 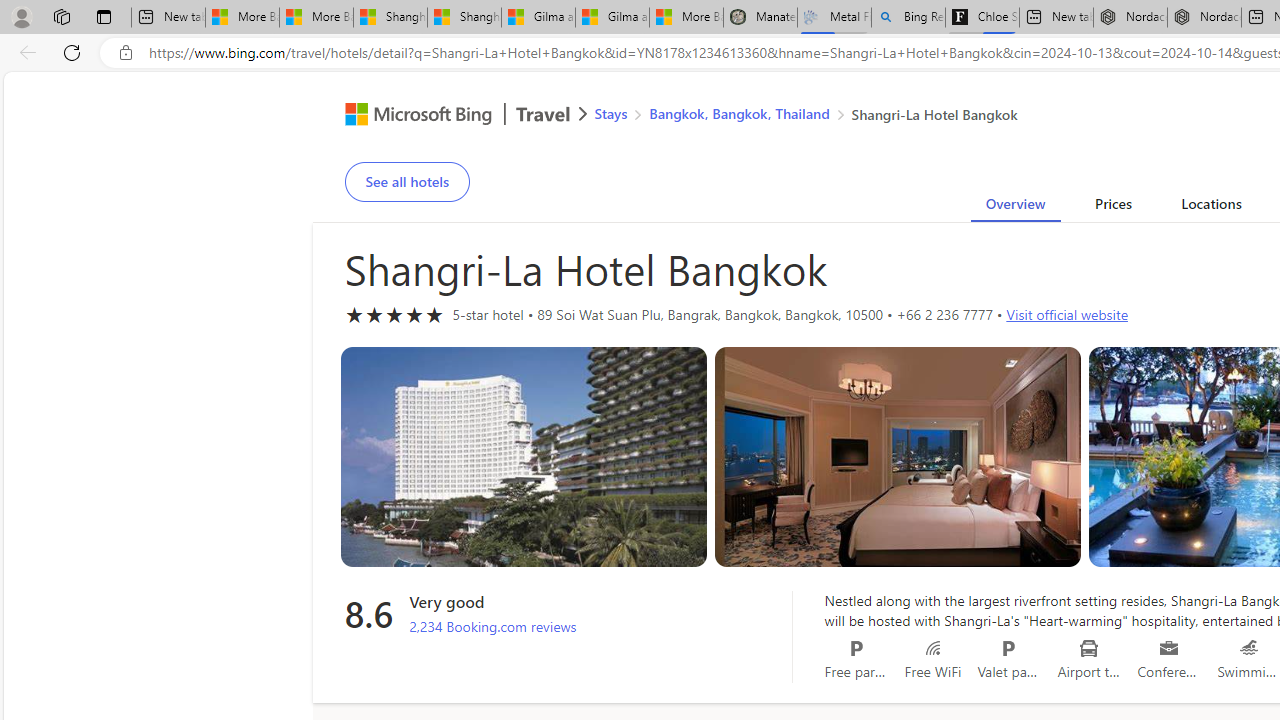 What do you see at coordinates (412, 114) in the screenshot?
I see `'Class: msft-bing-logo msft-bing-logo-desktop'` at bounding box center [412, 114].